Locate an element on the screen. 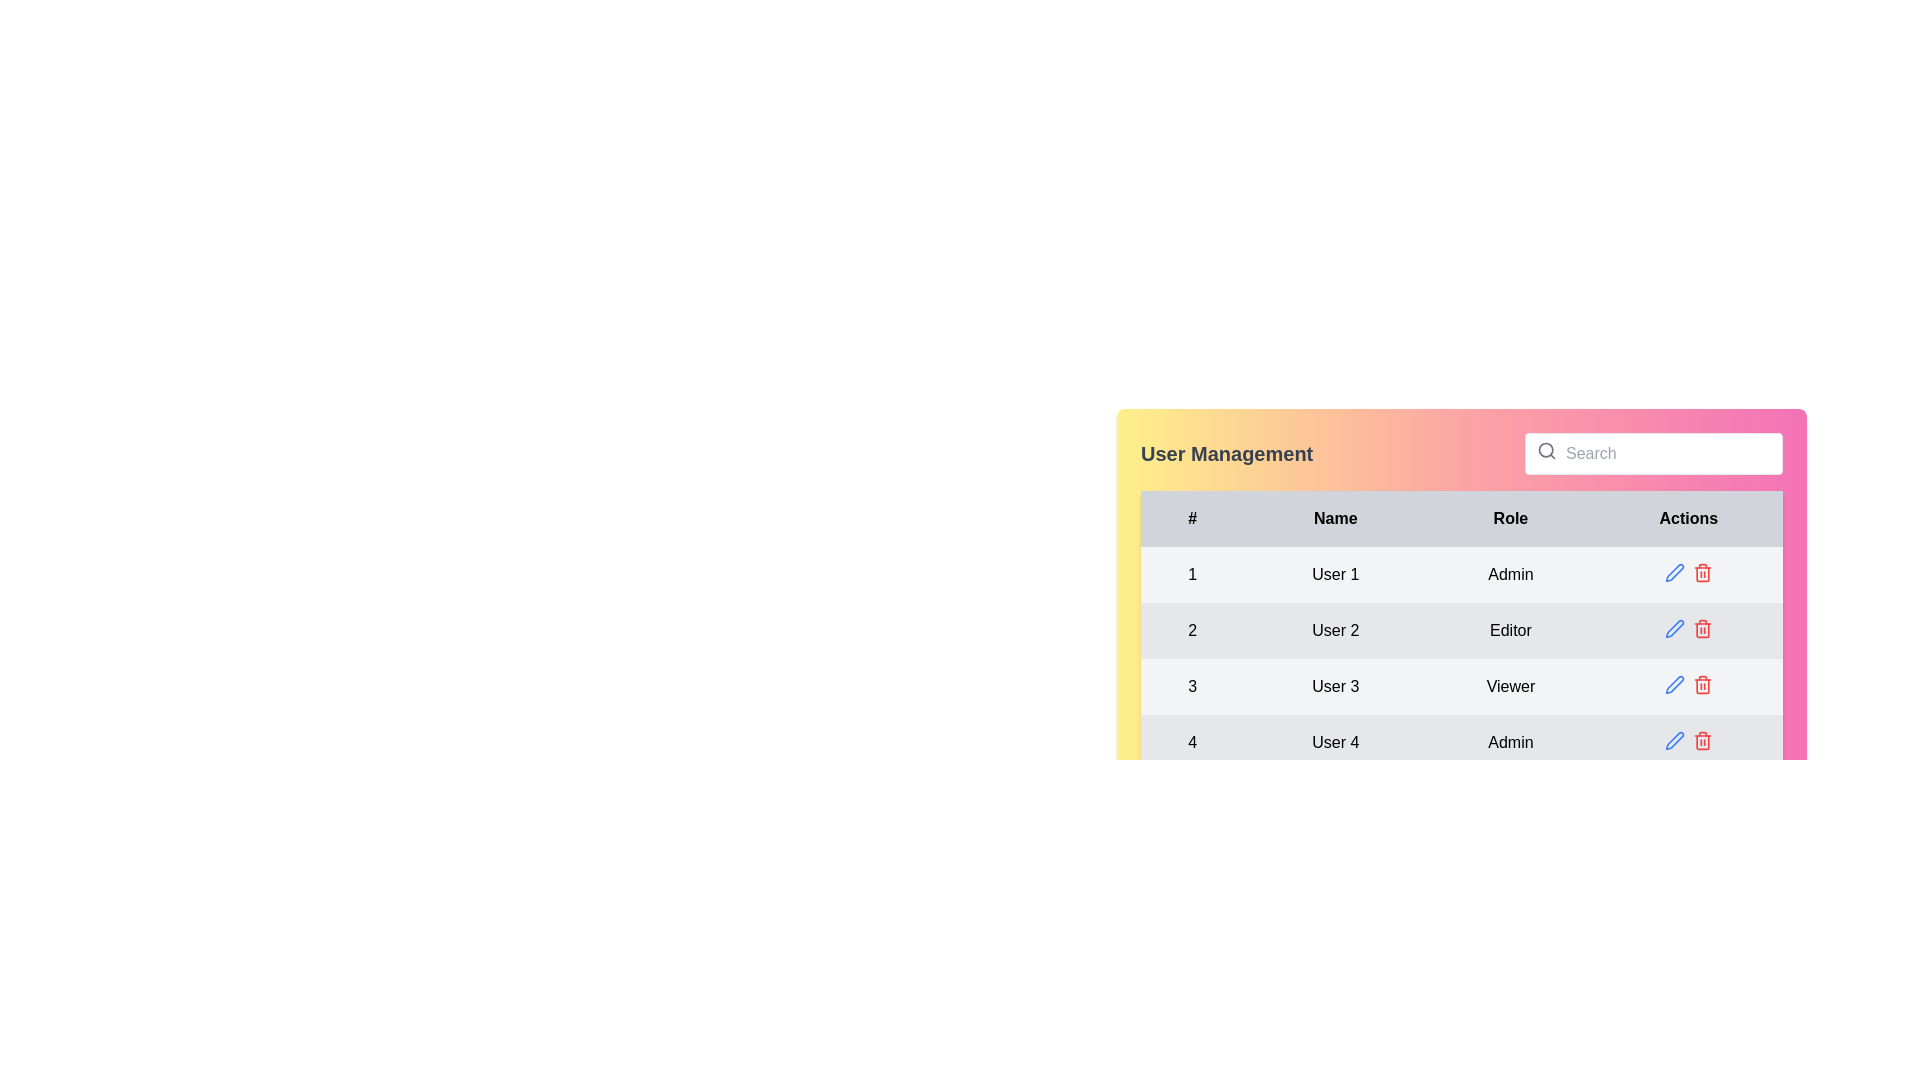 The height and width of the screenshot is (1080, 1920). the 'Role' header text label in the table, which is the third element in the row of headers labeled '#', 'Name', 'Role', and 'Actions' is located at coordinates (1510, 518).